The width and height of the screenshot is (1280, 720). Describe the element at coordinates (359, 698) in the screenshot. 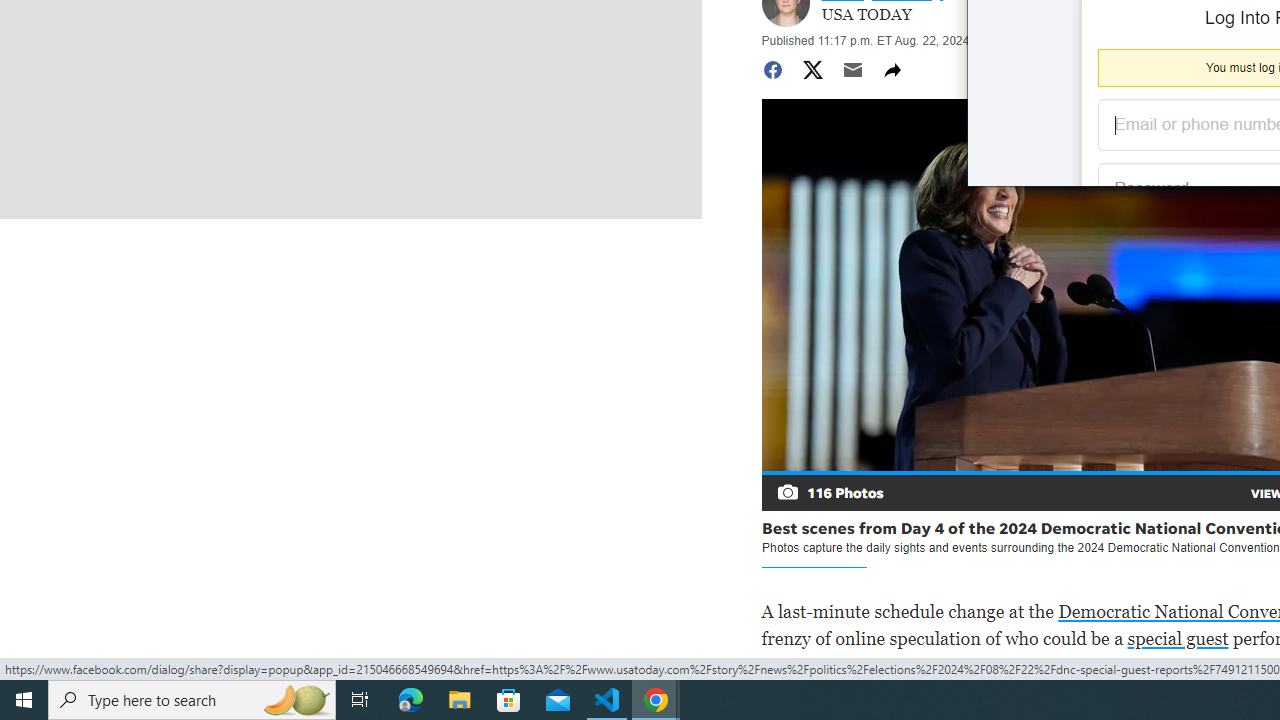

I see `'Task View'` at that location.